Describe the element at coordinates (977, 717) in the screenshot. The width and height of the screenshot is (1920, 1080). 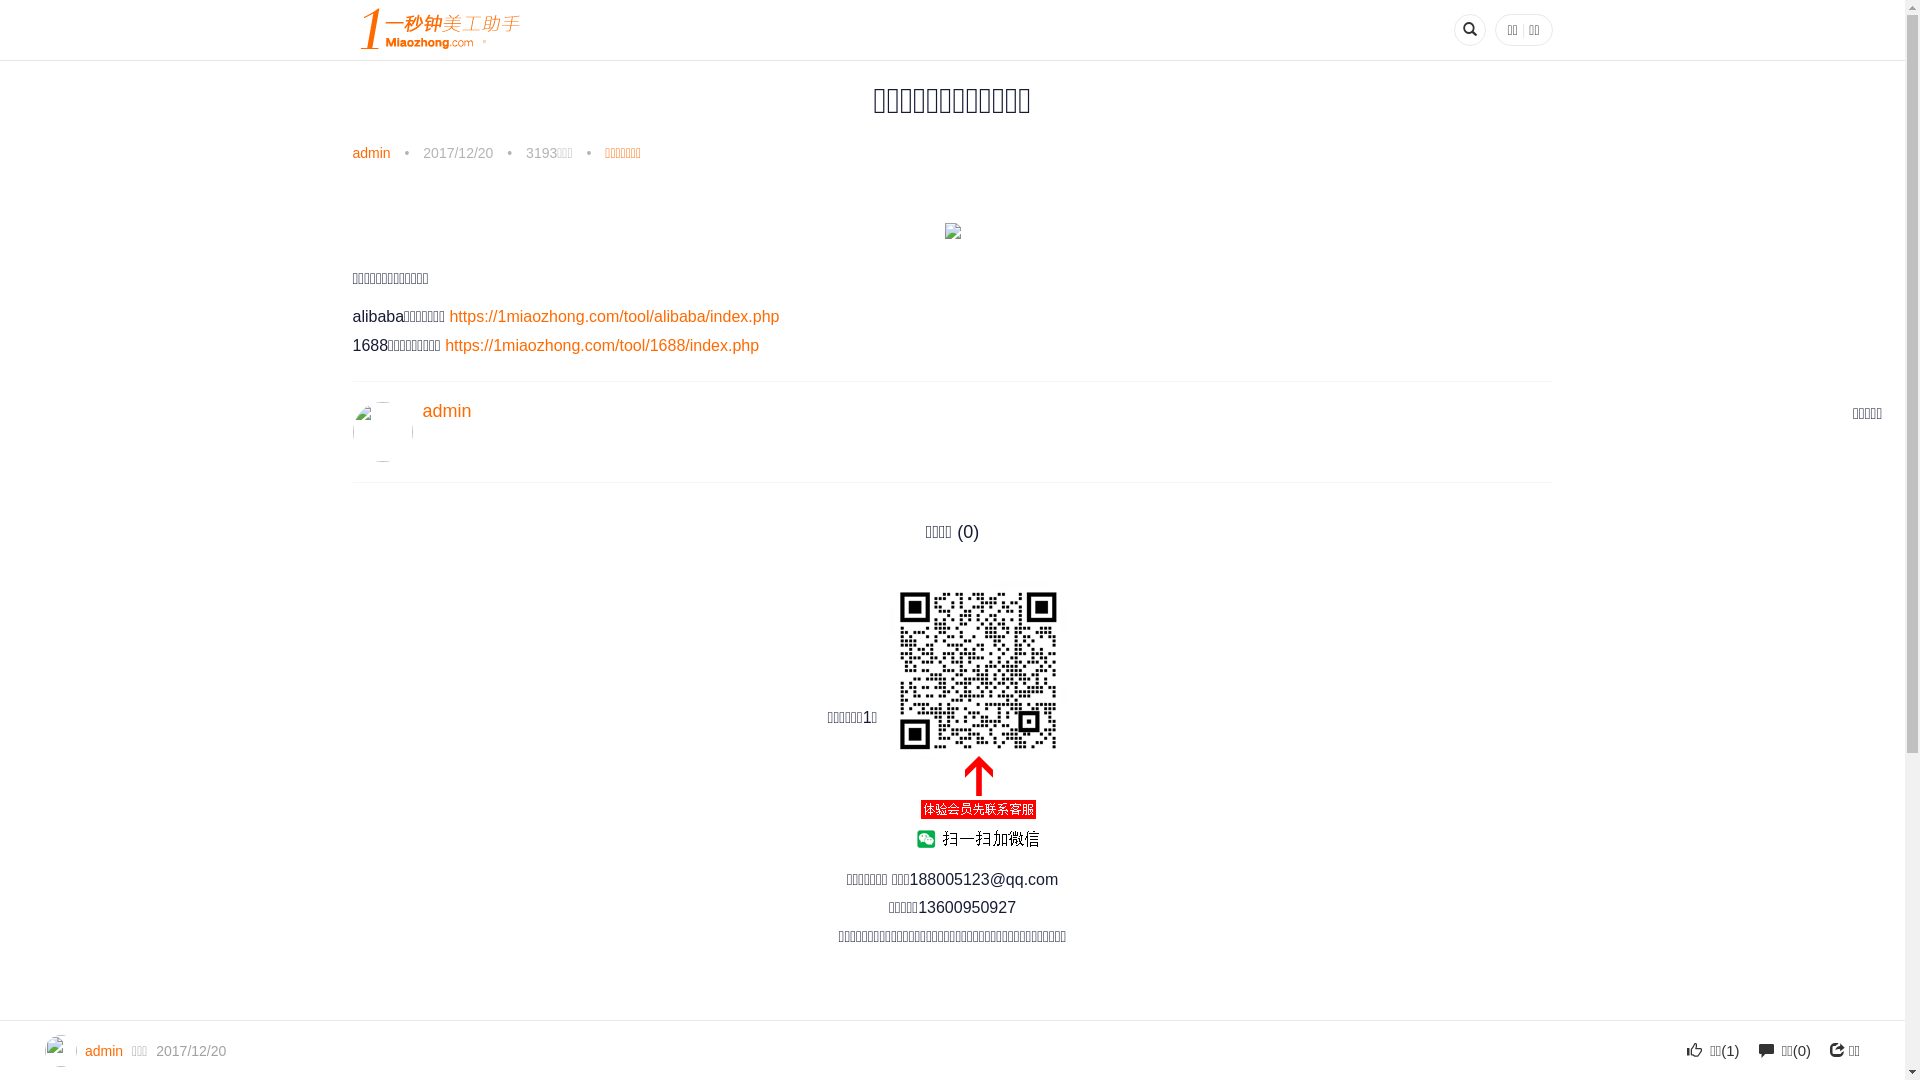
I see `'  '` at that location.